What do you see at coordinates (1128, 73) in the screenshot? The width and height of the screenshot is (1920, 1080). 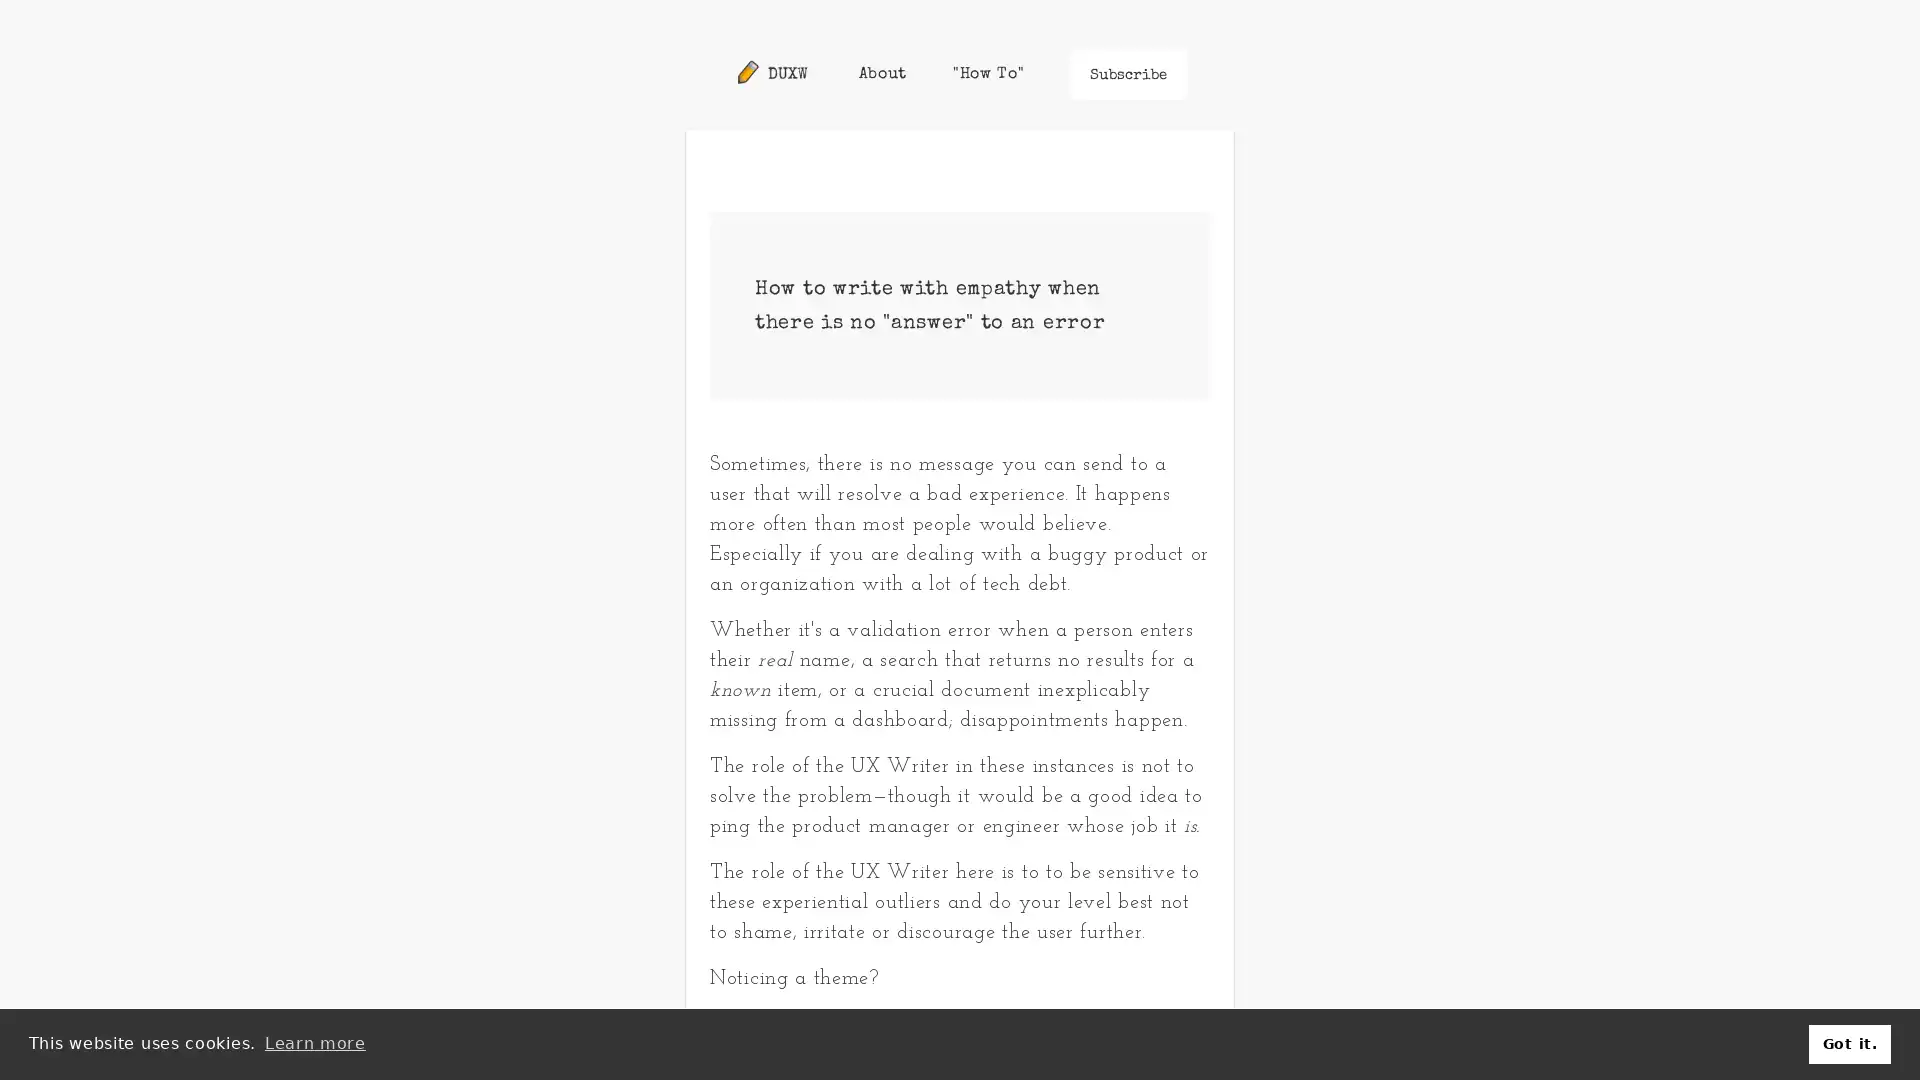 I see `Subscribe` at bounding box center [1128, 73].